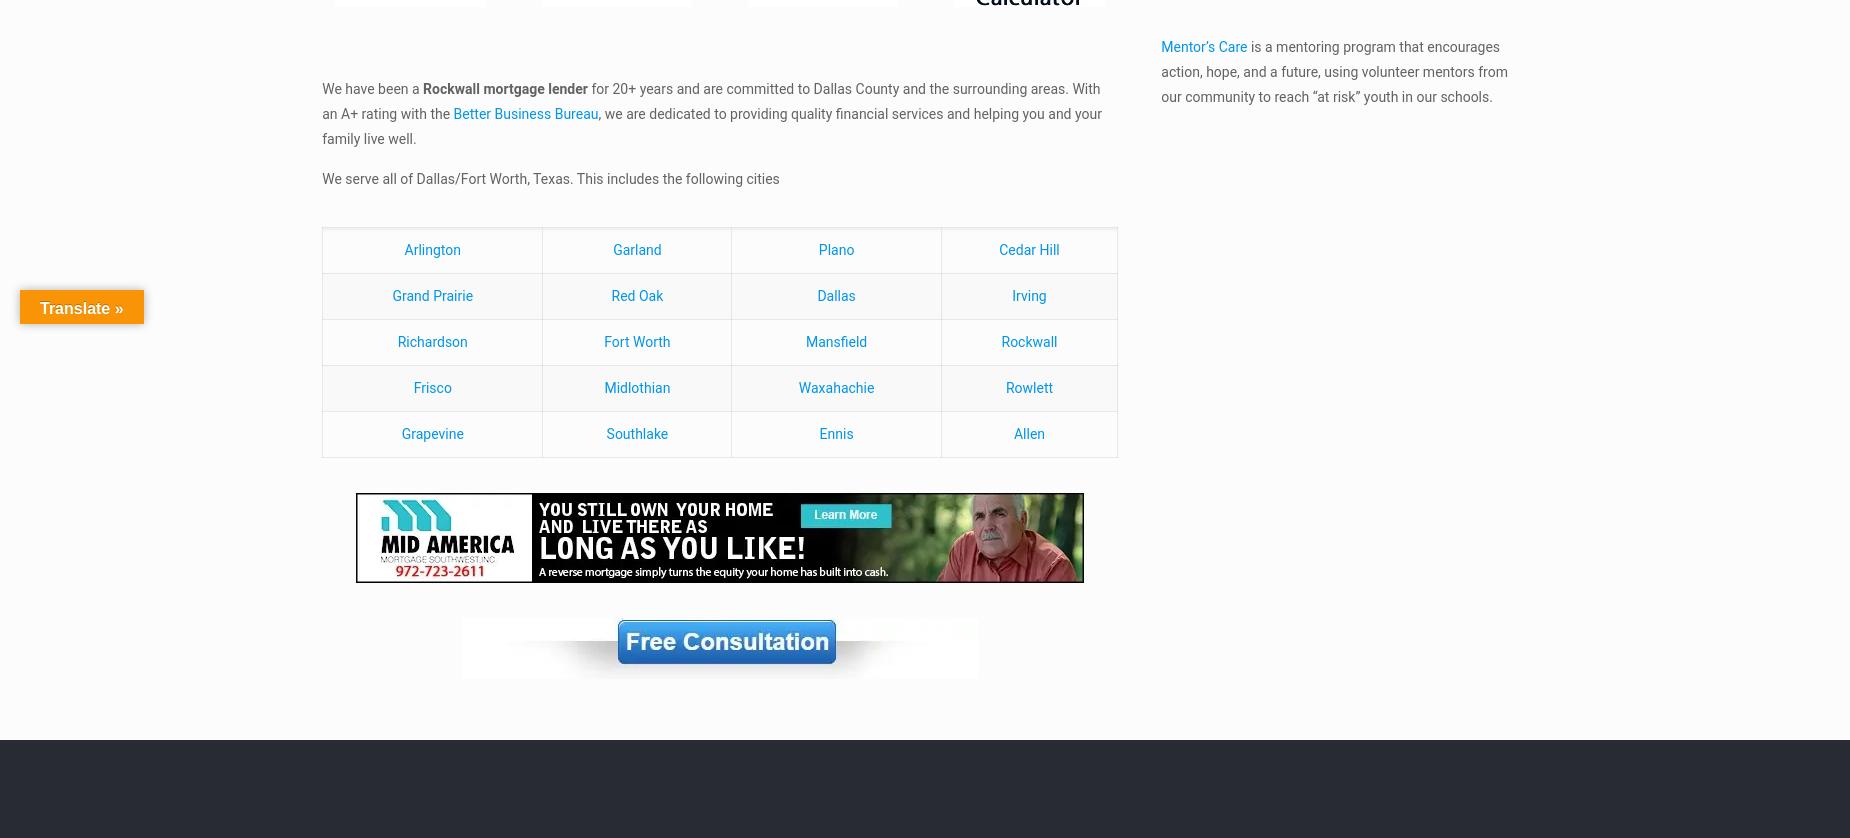 Image resolution: width=1850 pixels, height=838 pixels. I want to click on 'Translate »', so click(80, 307).